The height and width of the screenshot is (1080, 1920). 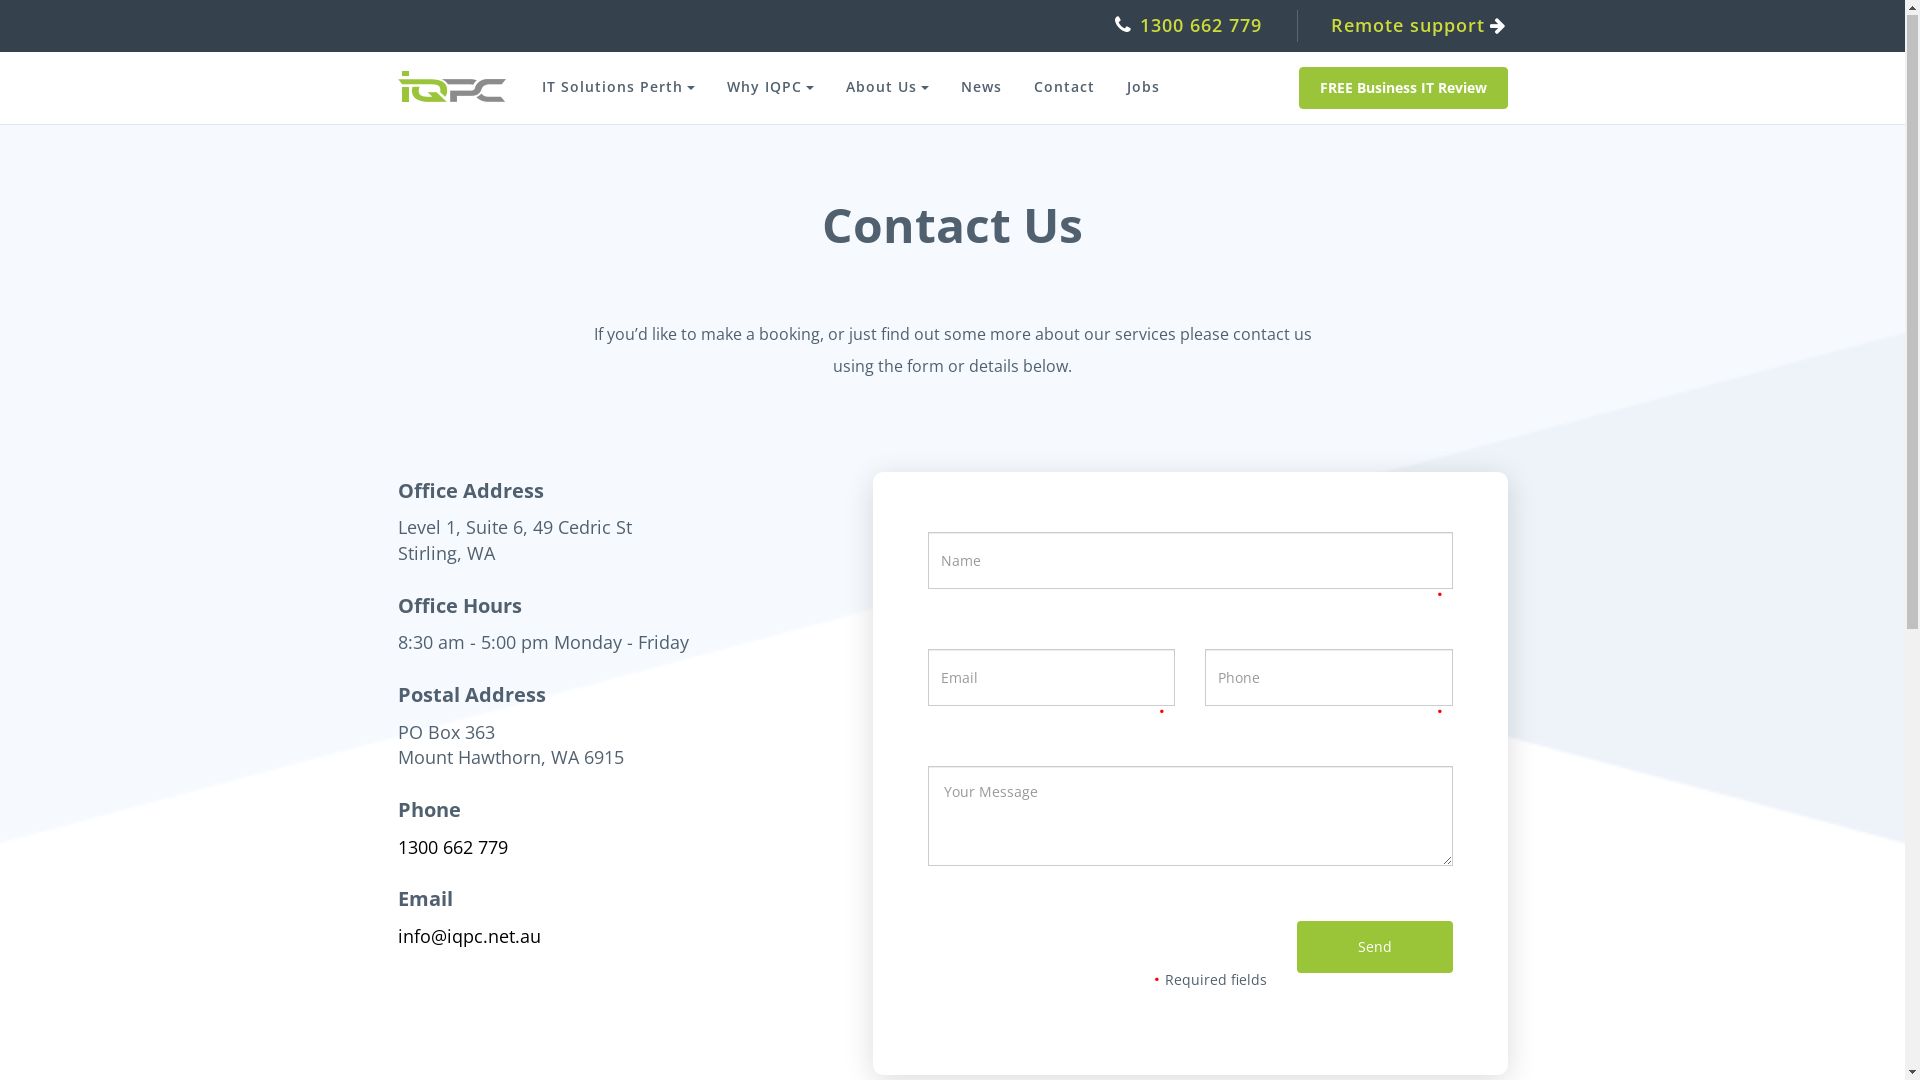 I want to click on 'Why IQPC', so click(x=723, y=87).